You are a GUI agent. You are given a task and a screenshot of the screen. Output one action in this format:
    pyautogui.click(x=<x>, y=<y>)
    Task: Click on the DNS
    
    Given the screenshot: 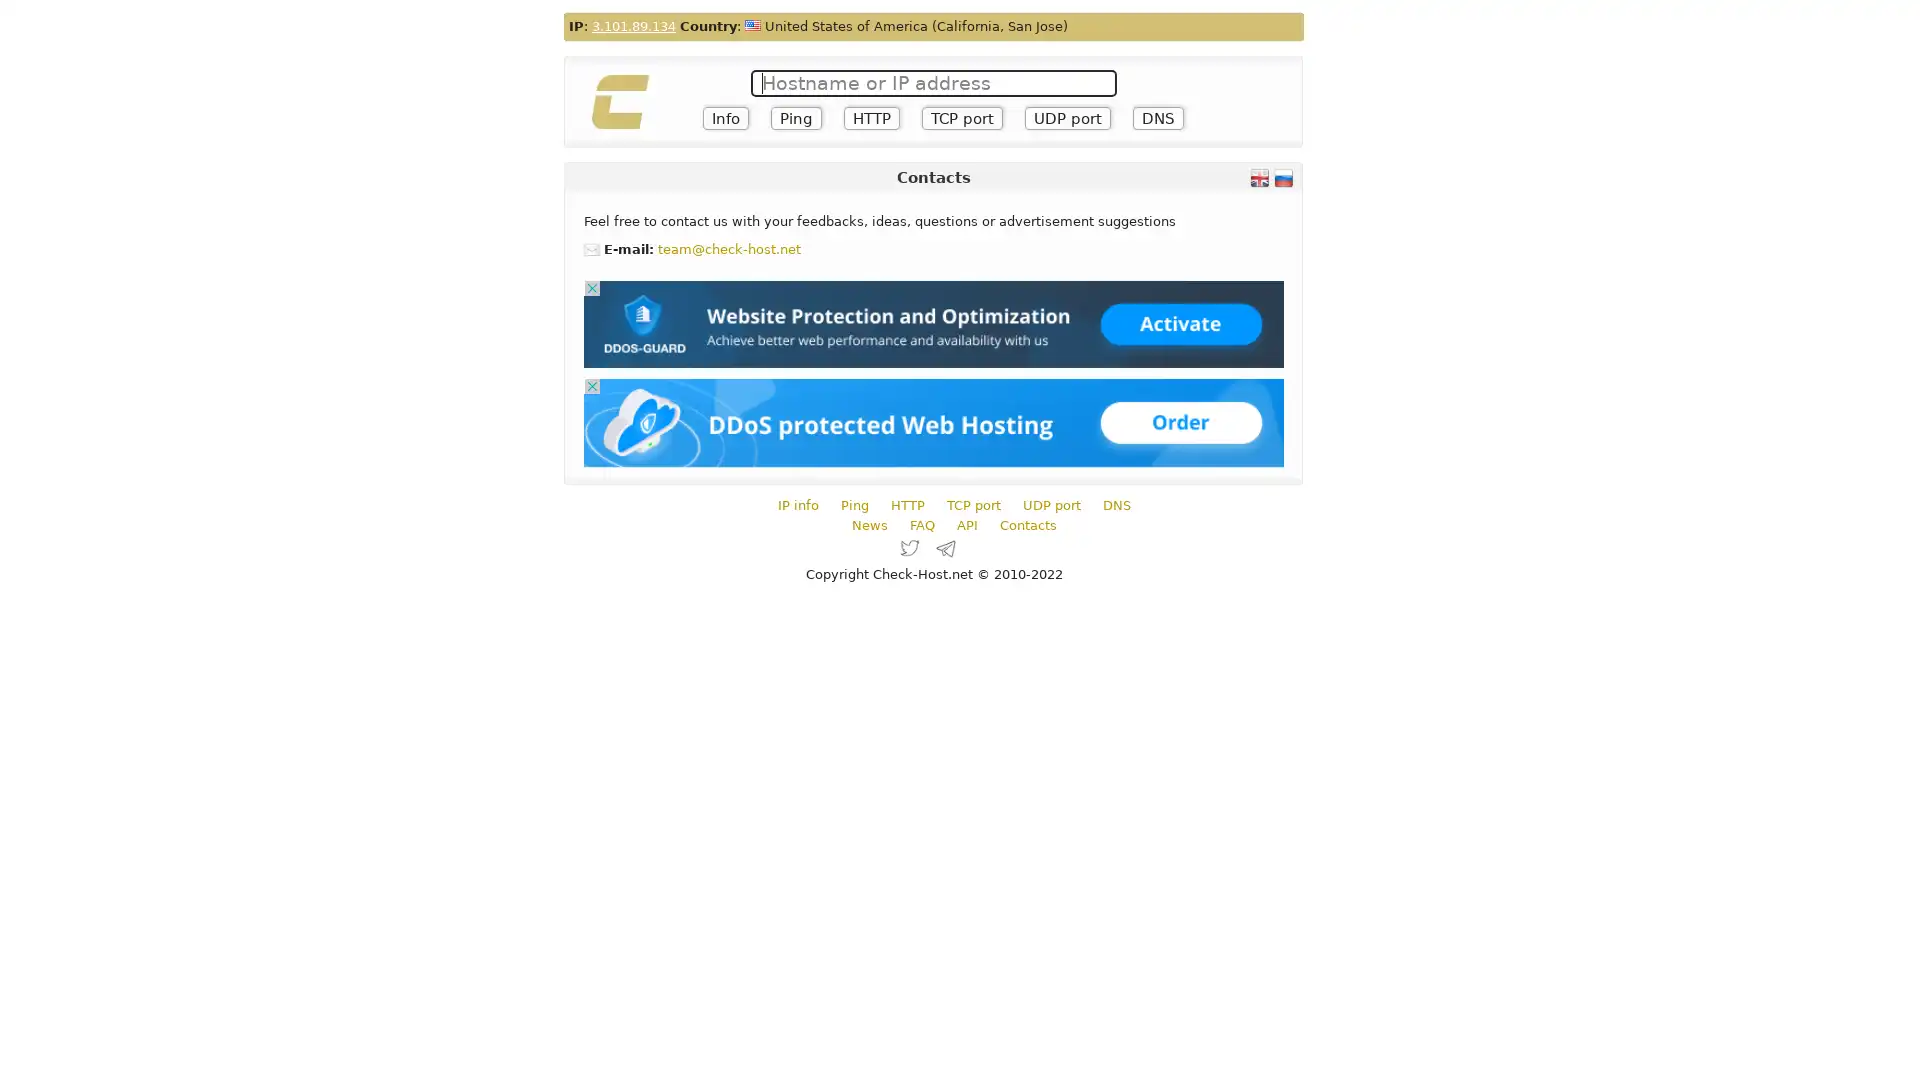 What is the action you would take?
    pyautogui.click(x=1157, y=118)
    